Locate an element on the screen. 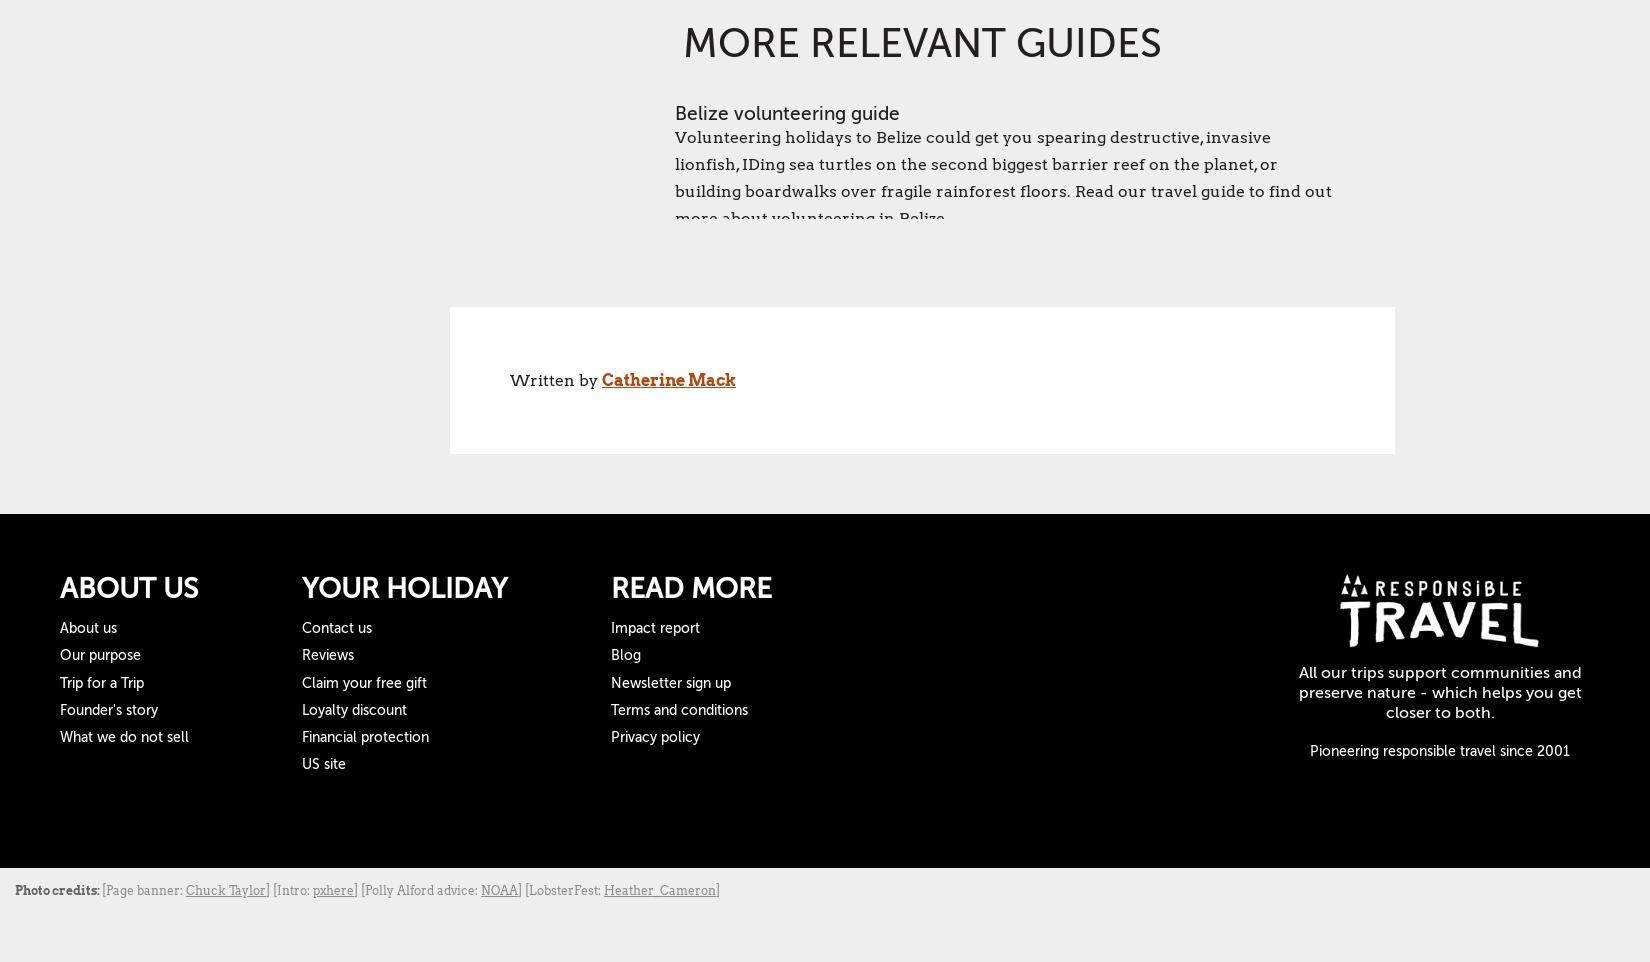 This screenshot has height=962, width=1650. 'US site' is located at coordinates (301, 764).